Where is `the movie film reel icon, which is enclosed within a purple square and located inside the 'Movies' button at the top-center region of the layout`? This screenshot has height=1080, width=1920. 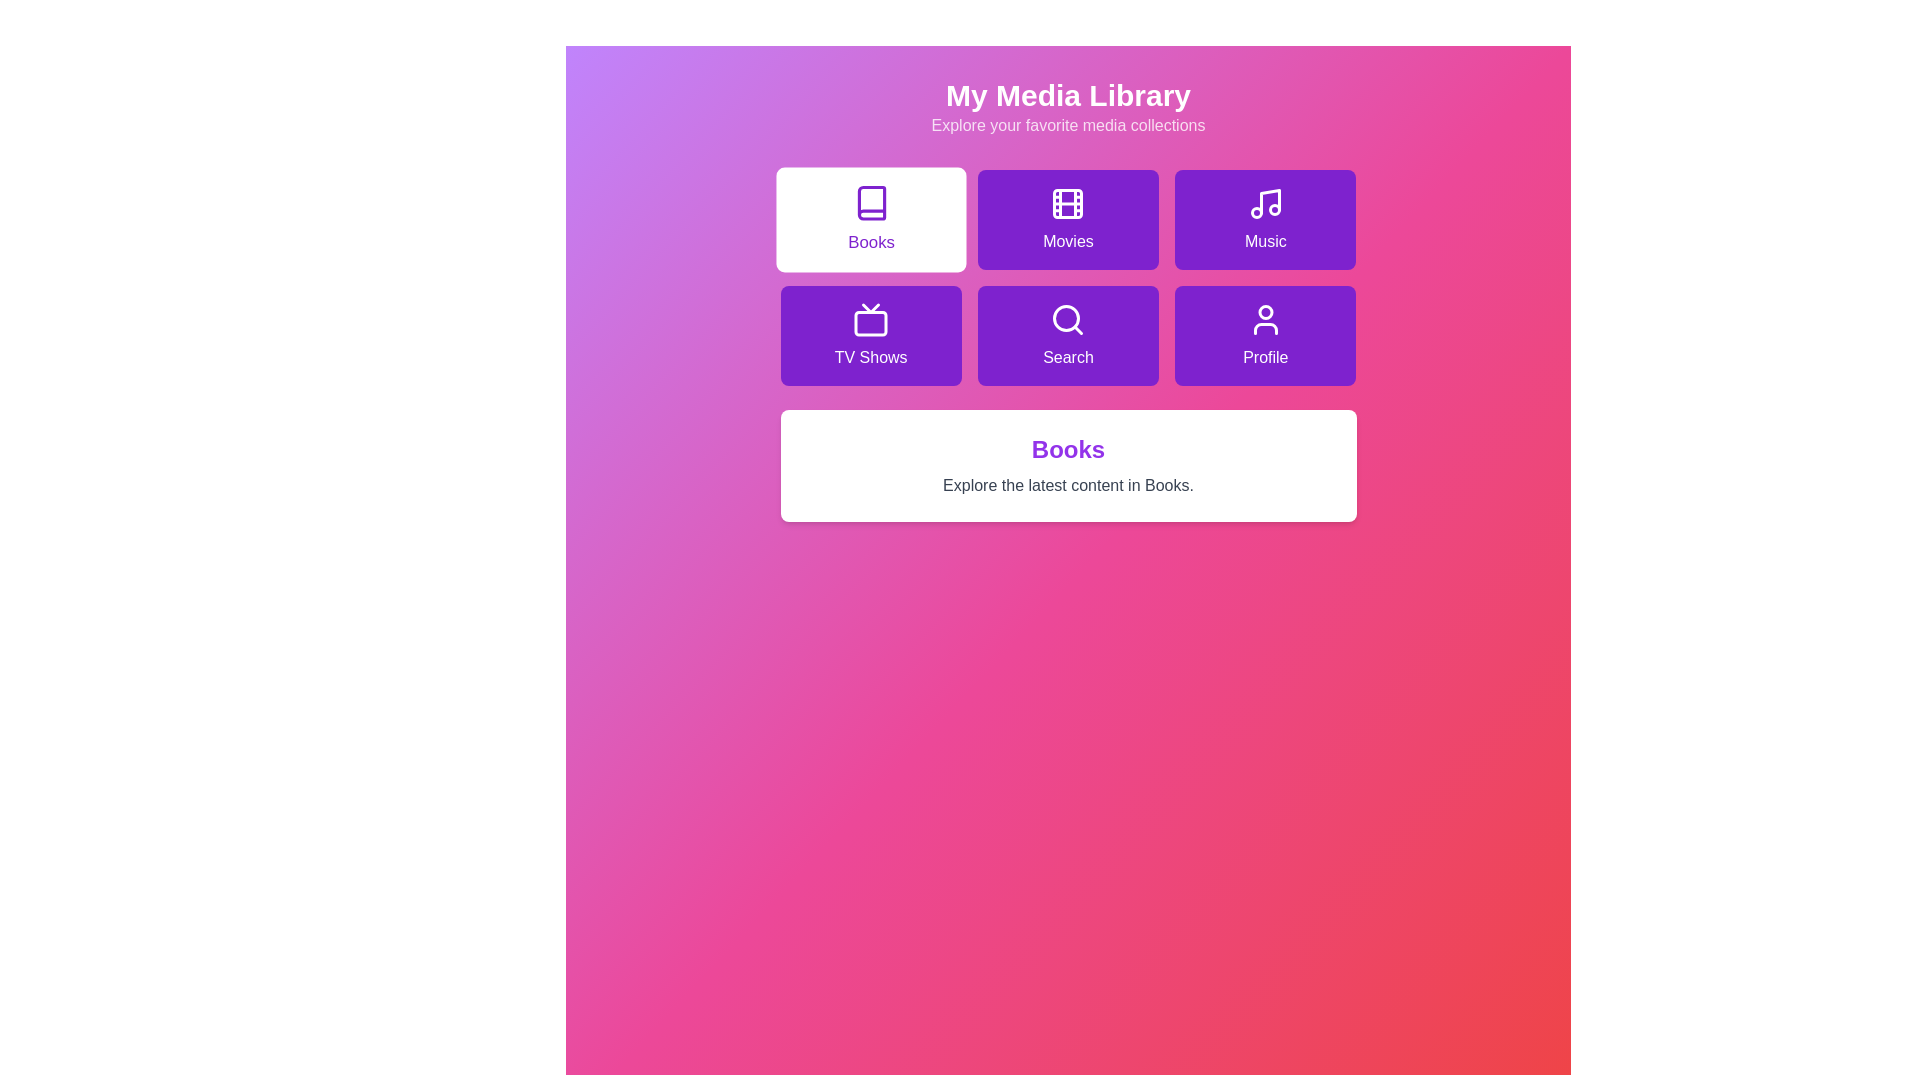 the movie film reel icon, which is enclosed within a purple square and located inside the 'Movies' button at the top-center region of the layout is located at coordinates (1067, 204).